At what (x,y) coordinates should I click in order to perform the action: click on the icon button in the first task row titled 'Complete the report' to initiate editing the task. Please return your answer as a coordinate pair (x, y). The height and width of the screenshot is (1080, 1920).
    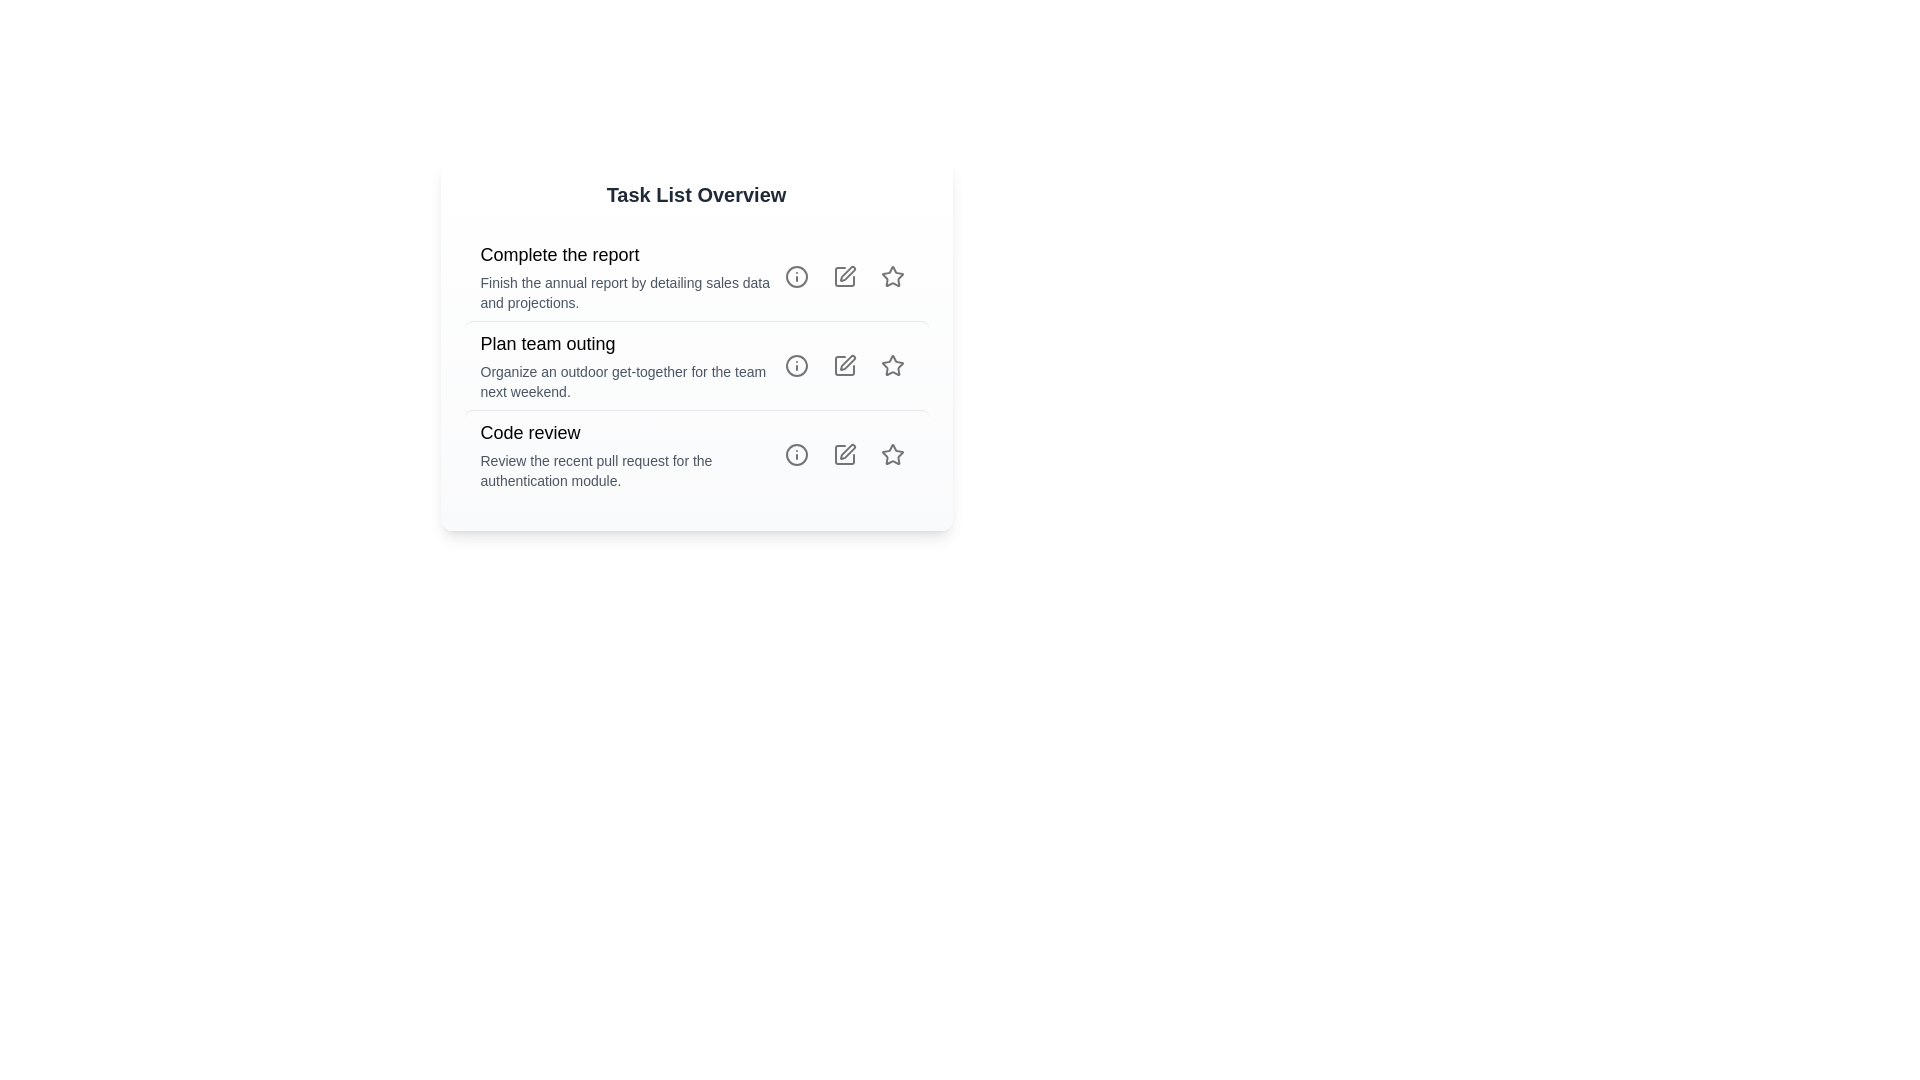
    Looking at the image, I should click on (844, 277).